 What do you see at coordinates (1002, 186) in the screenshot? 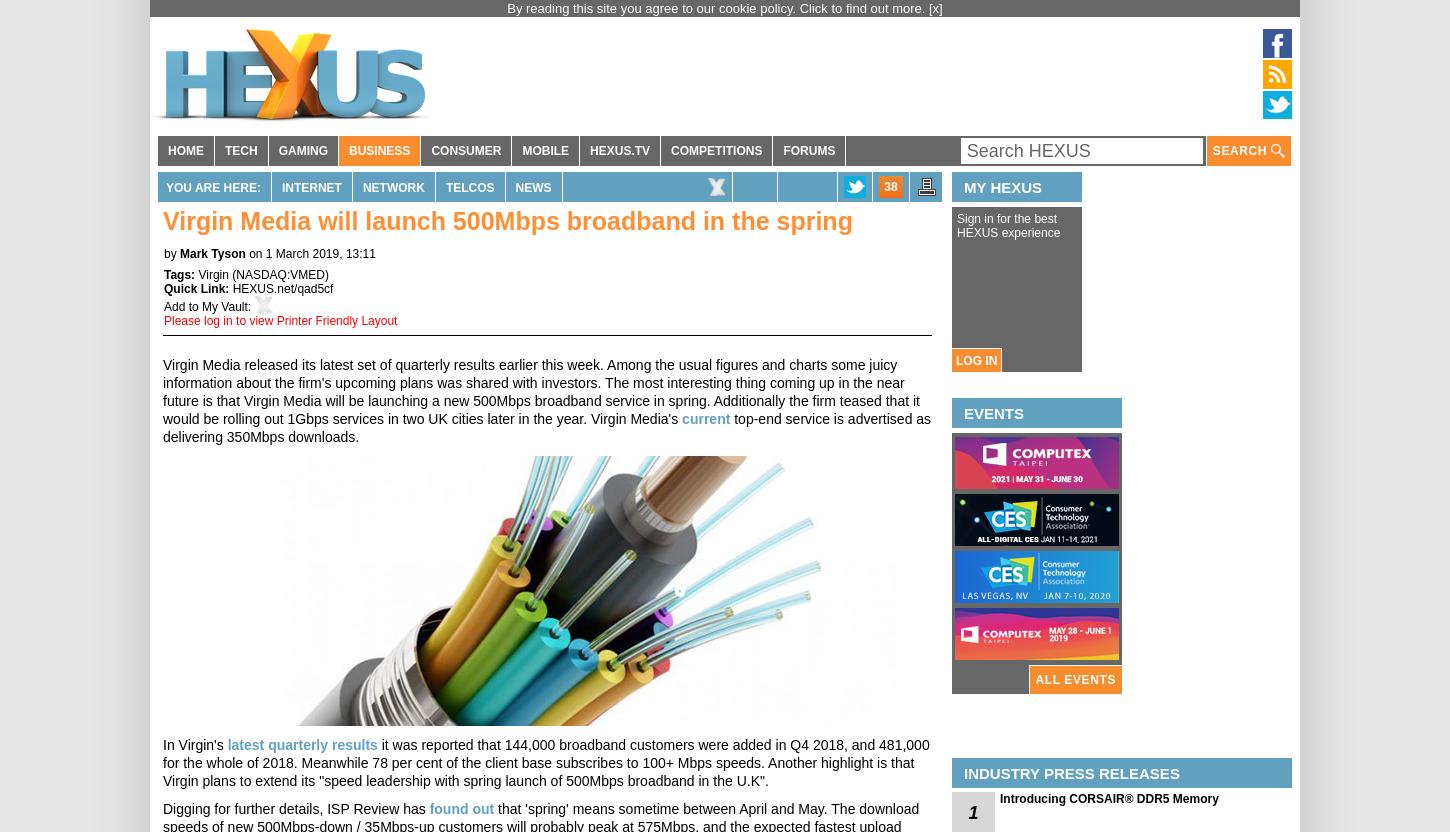
I see `'MY HEXUS'` at bounding box center [1002, 186].